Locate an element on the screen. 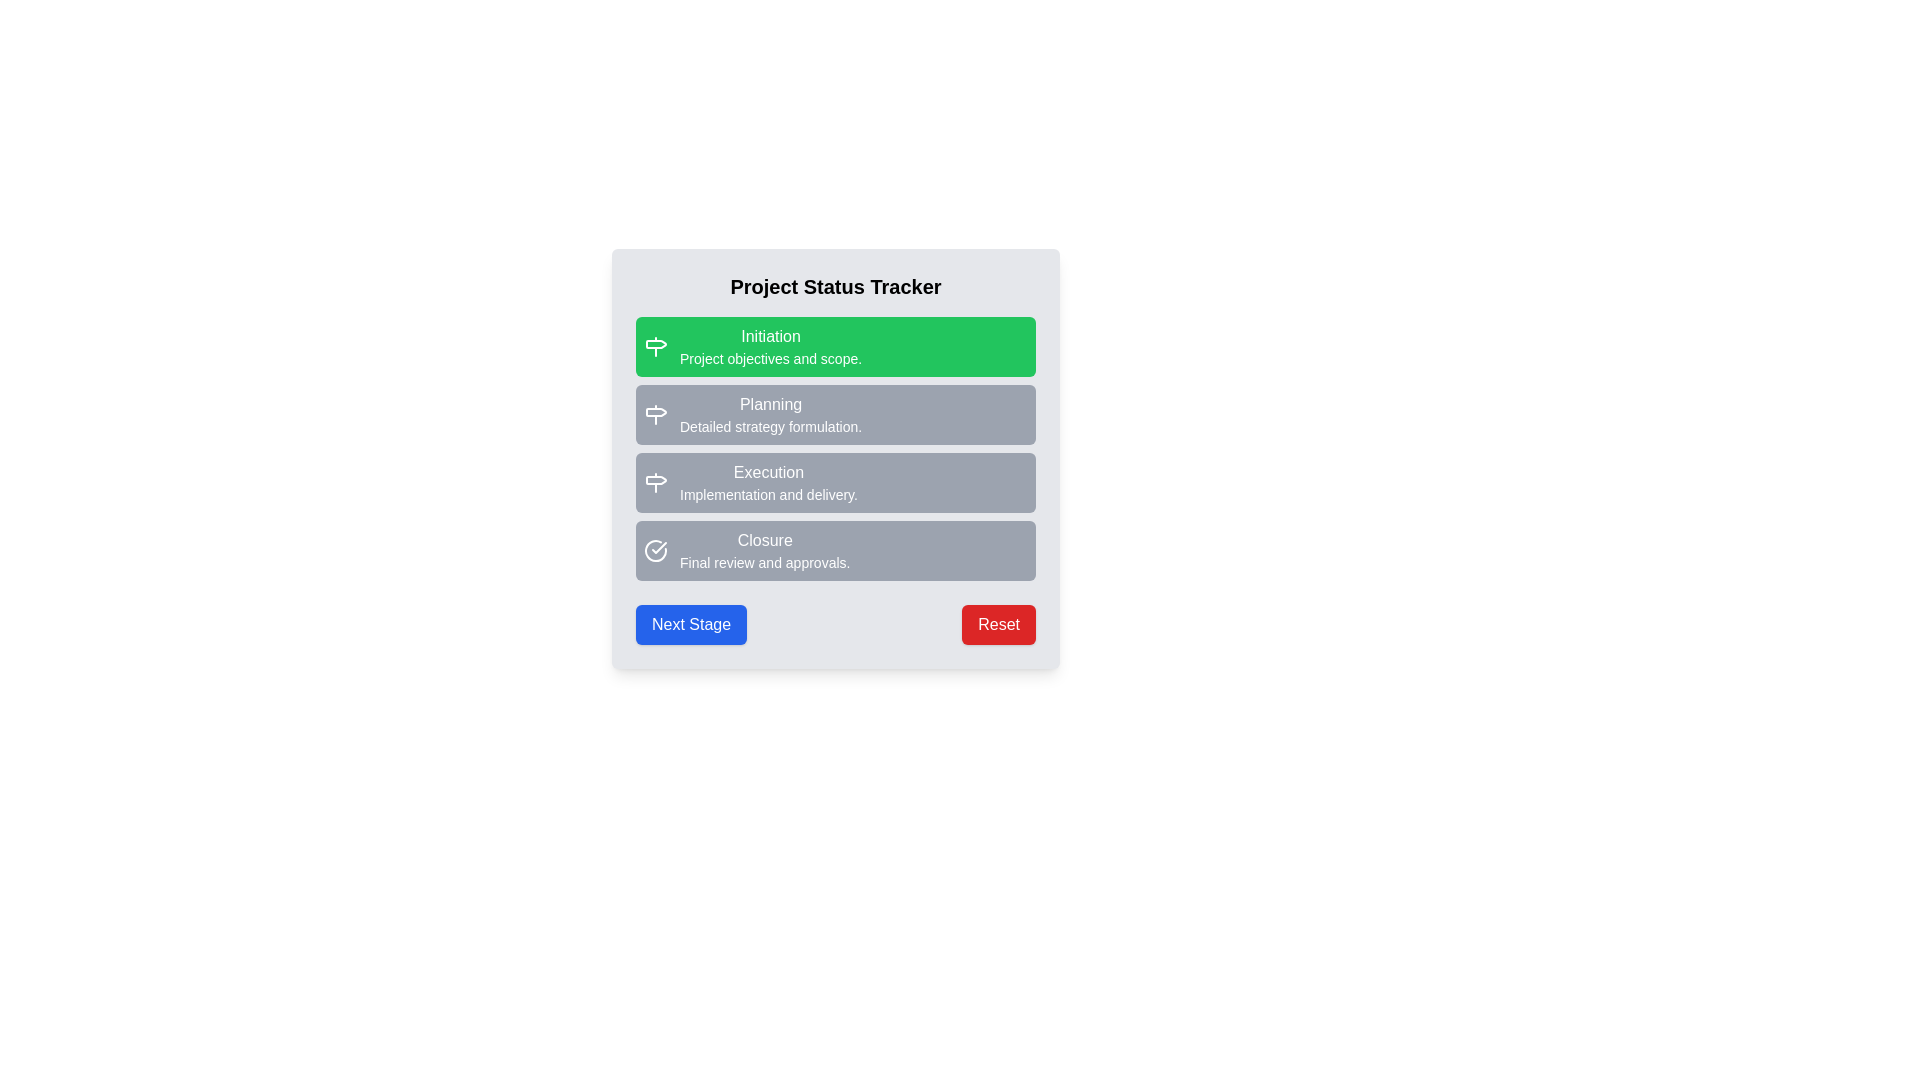 The width and height of the screenshot is (1920, 1080). the Text element that provides descriptive information for the 'Execution' section, located beneath the label 'Execution' is located at coordinates (767, 494).